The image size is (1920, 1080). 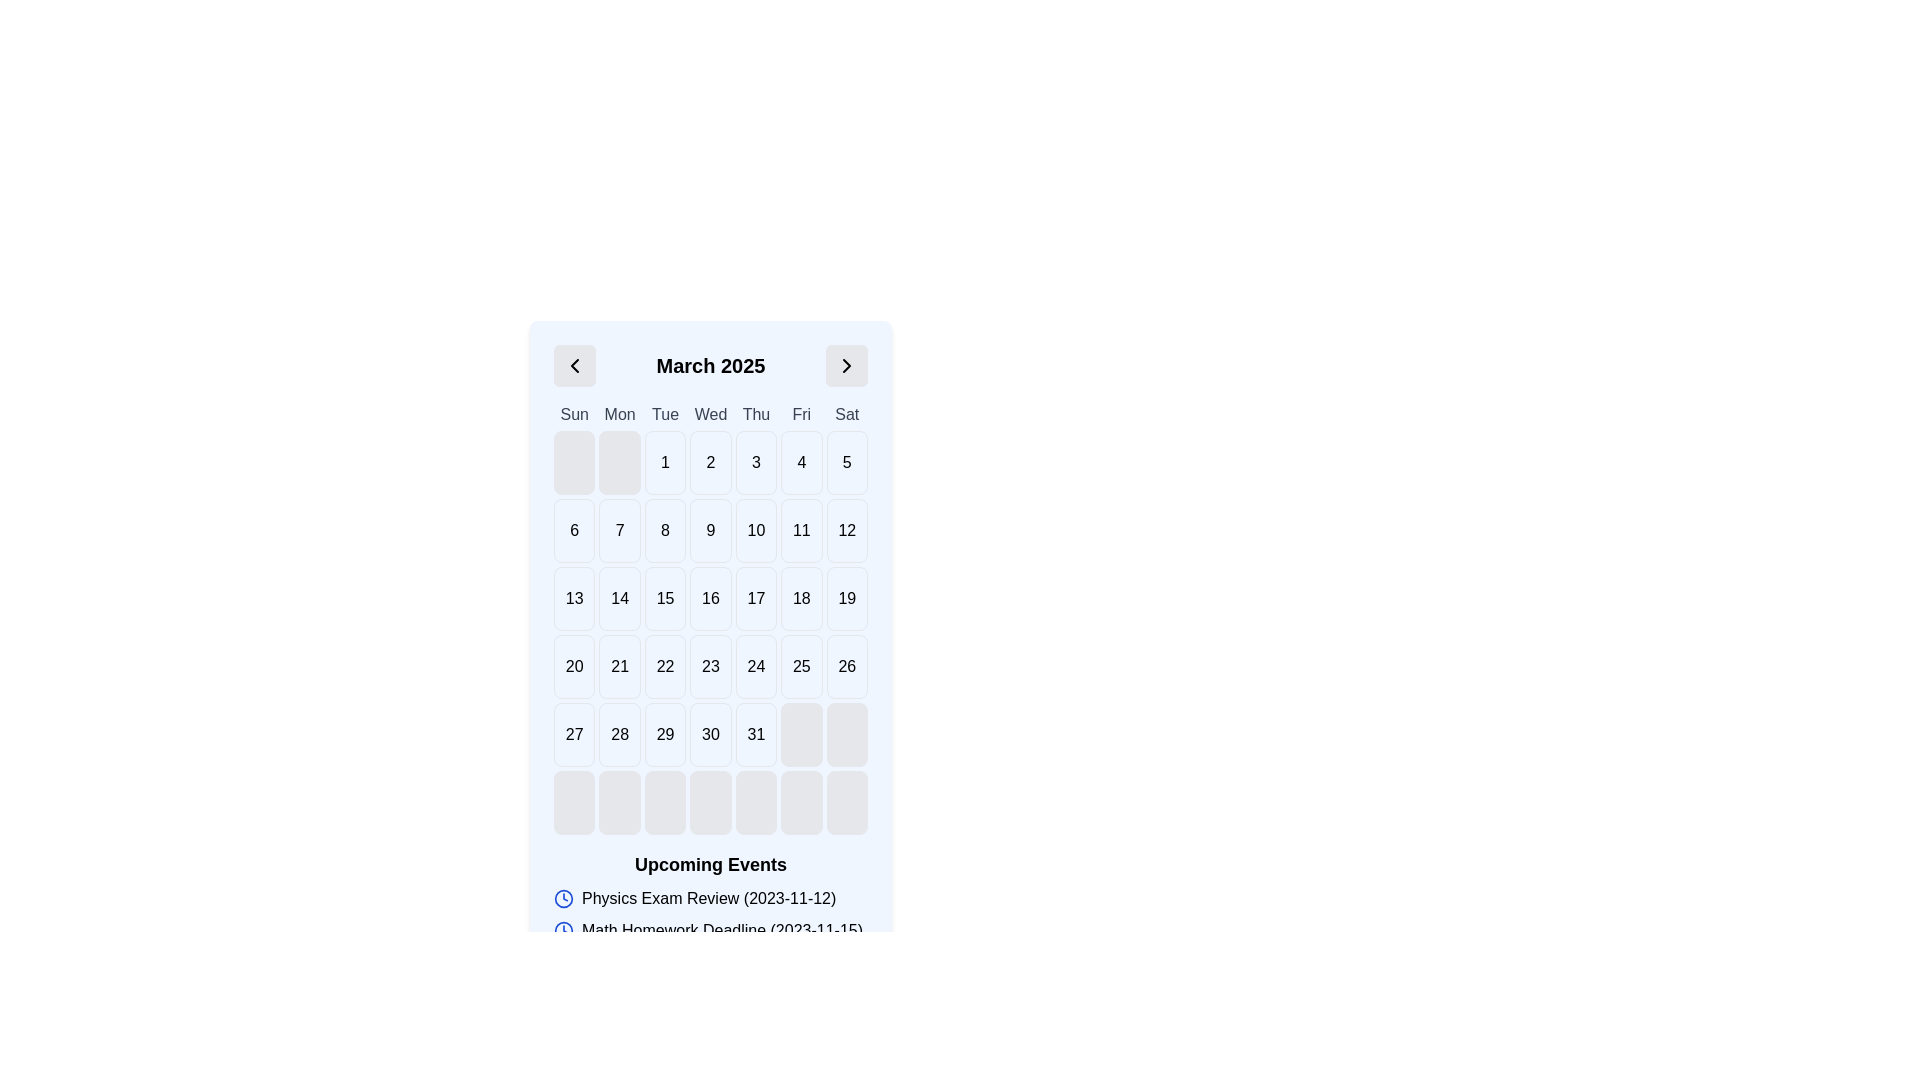 What do you see at coordinates (801, 735) in the screenshot?
I see `the Calendar Cell Placeholder element located in the sixth column of the bottom row of the grid-based calendar interface` at bounding box center [801, 735].